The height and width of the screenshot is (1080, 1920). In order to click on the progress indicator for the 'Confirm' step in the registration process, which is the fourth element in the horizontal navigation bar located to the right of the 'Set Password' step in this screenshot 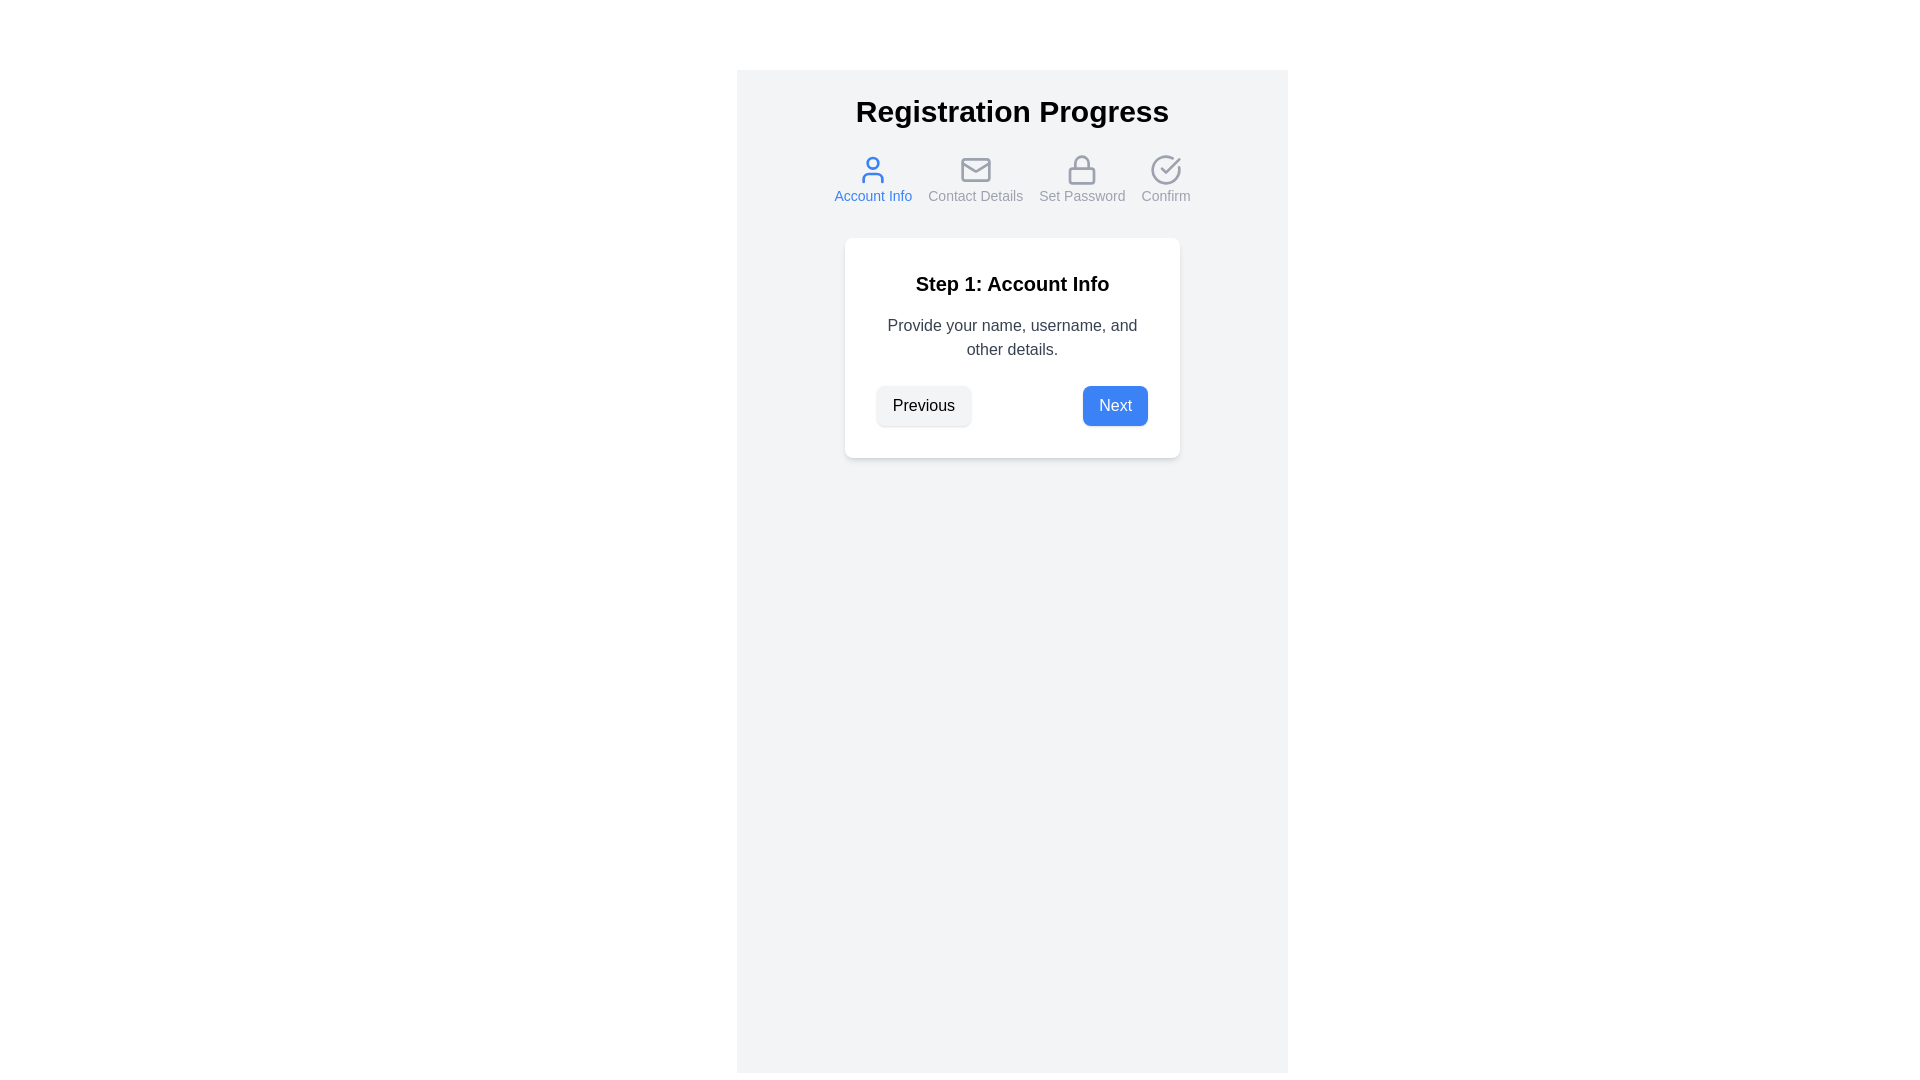, I will do `click(1166, 180)`.